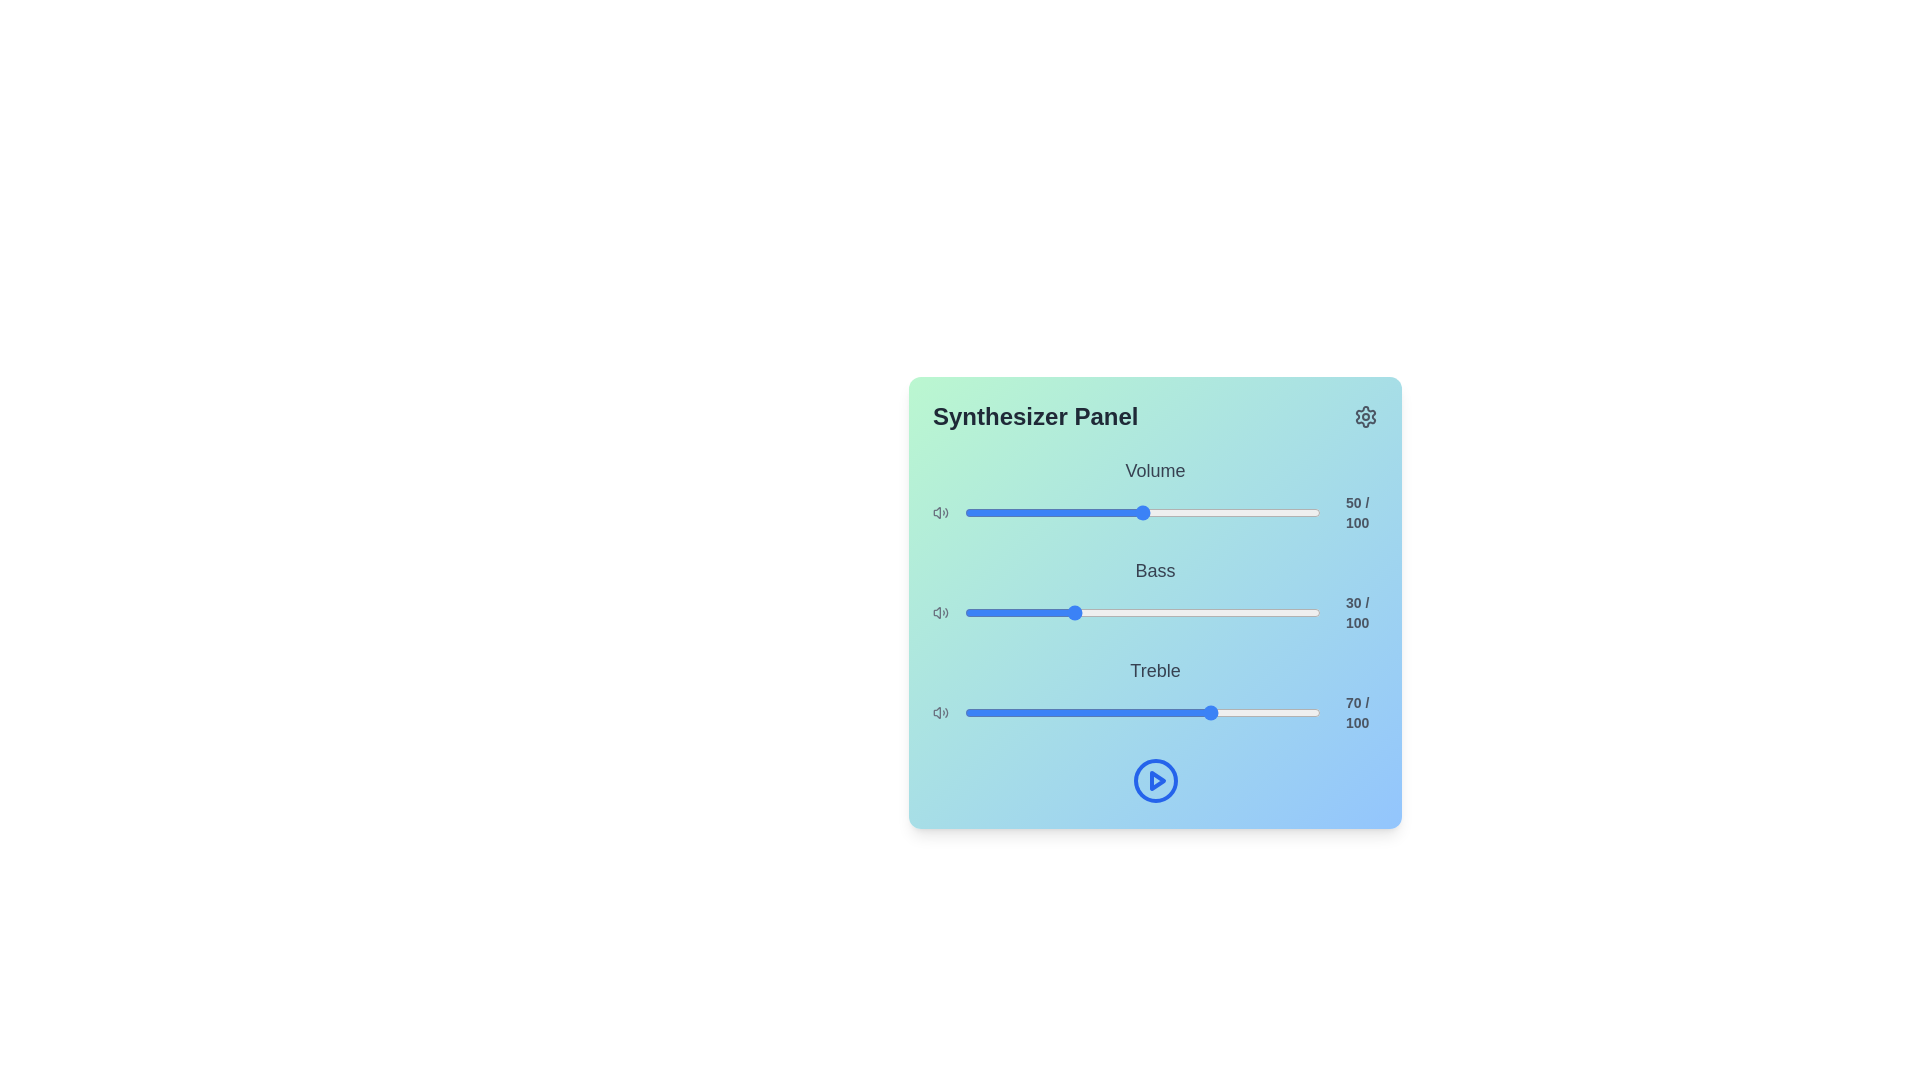 The width and height of the screenshot is (1920, 1080). What do you see at coordinates (1255, 712) in the screenshot?
I see `the treble slider to 82 value` at bounding box center [1255, 712].